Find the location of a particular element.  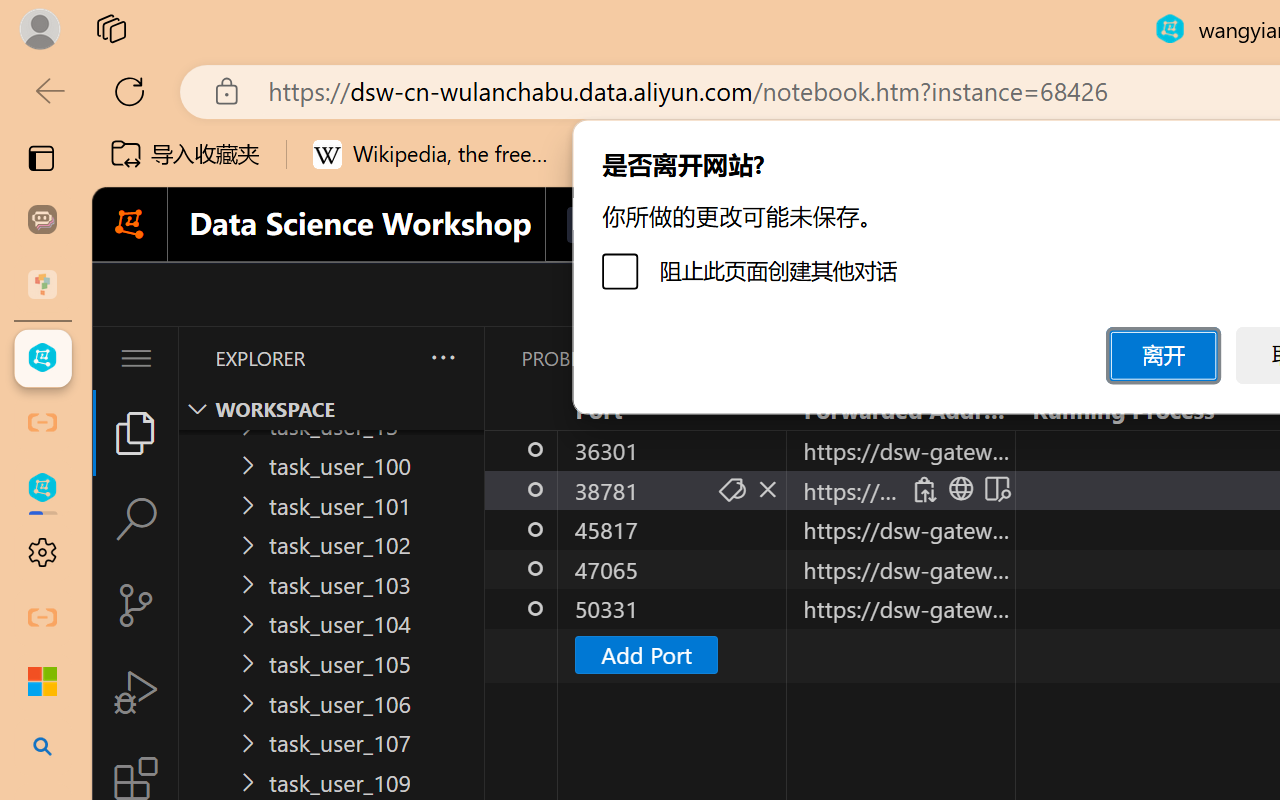

'wangyian_dsw - DSW' is located at coordinates (42, 358).